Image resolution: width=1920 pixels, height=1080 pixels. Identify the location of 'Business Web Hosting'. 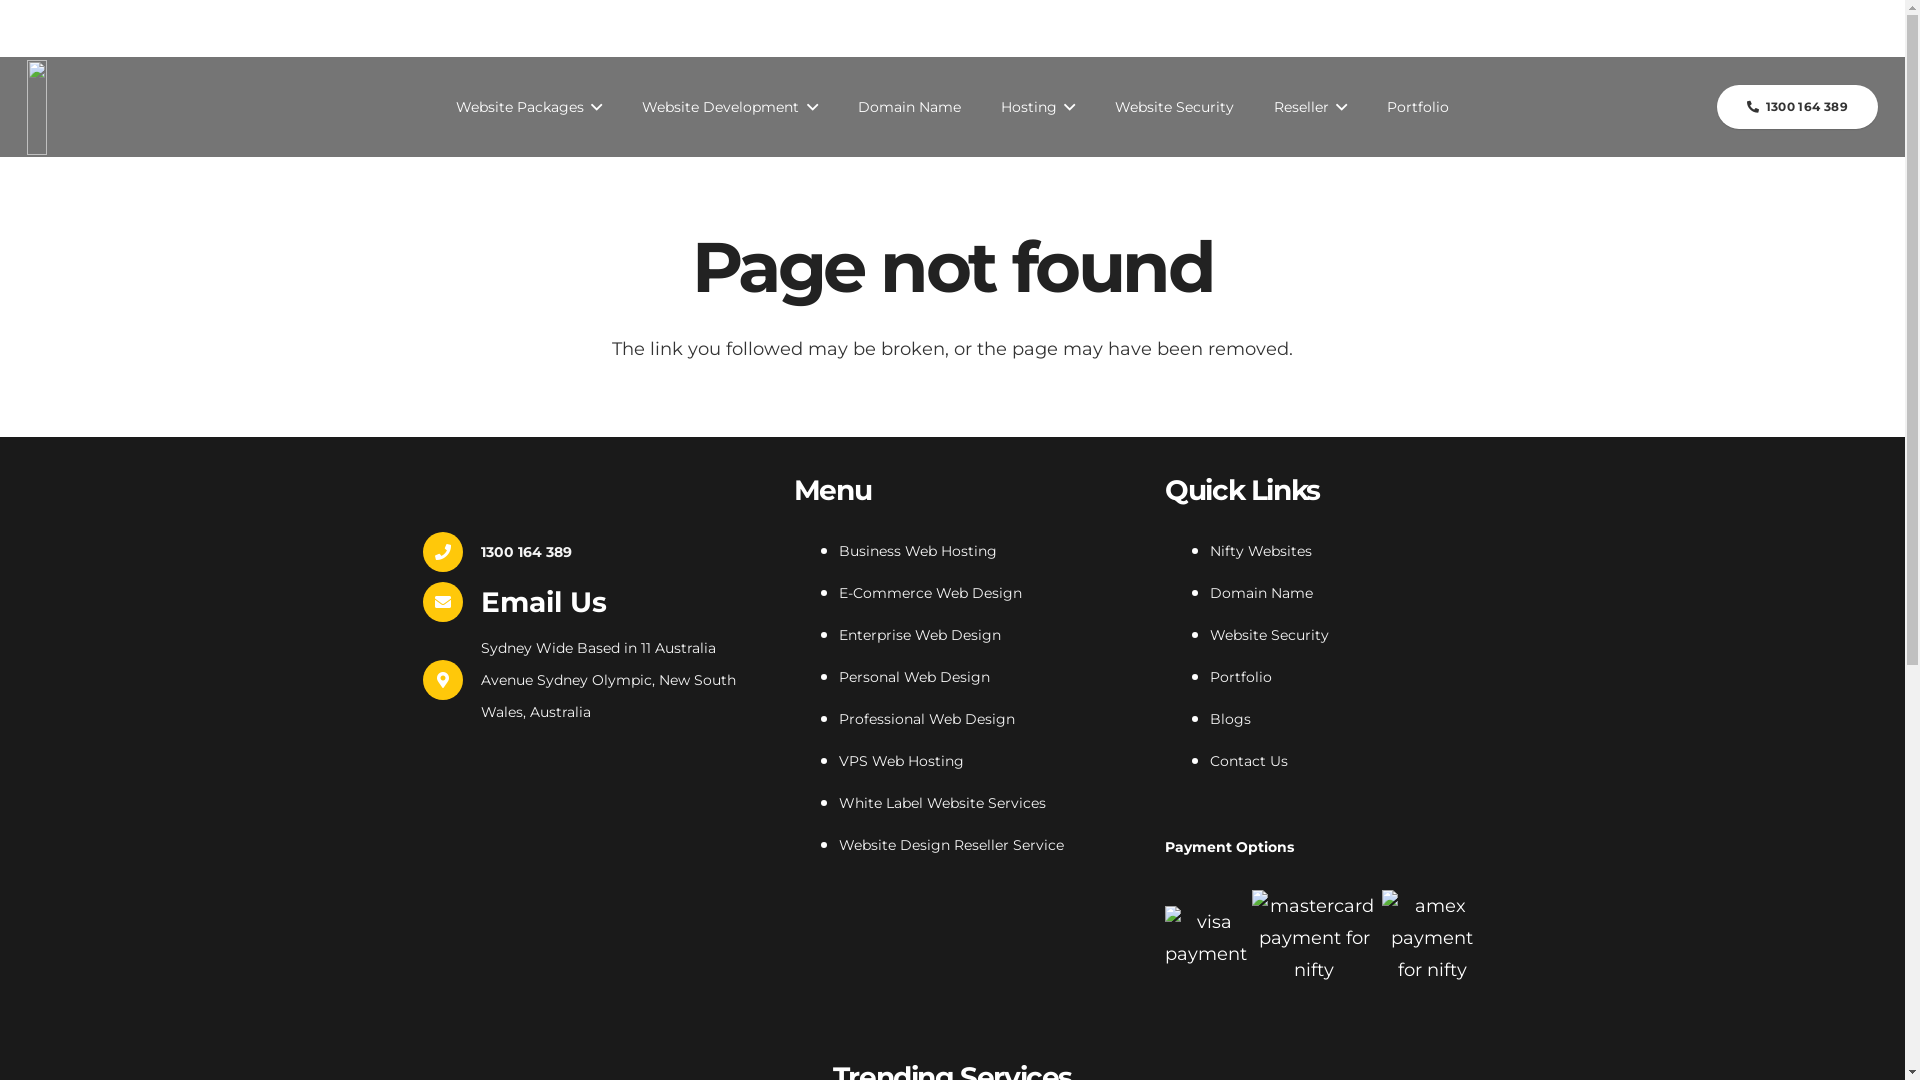
(916, 551).